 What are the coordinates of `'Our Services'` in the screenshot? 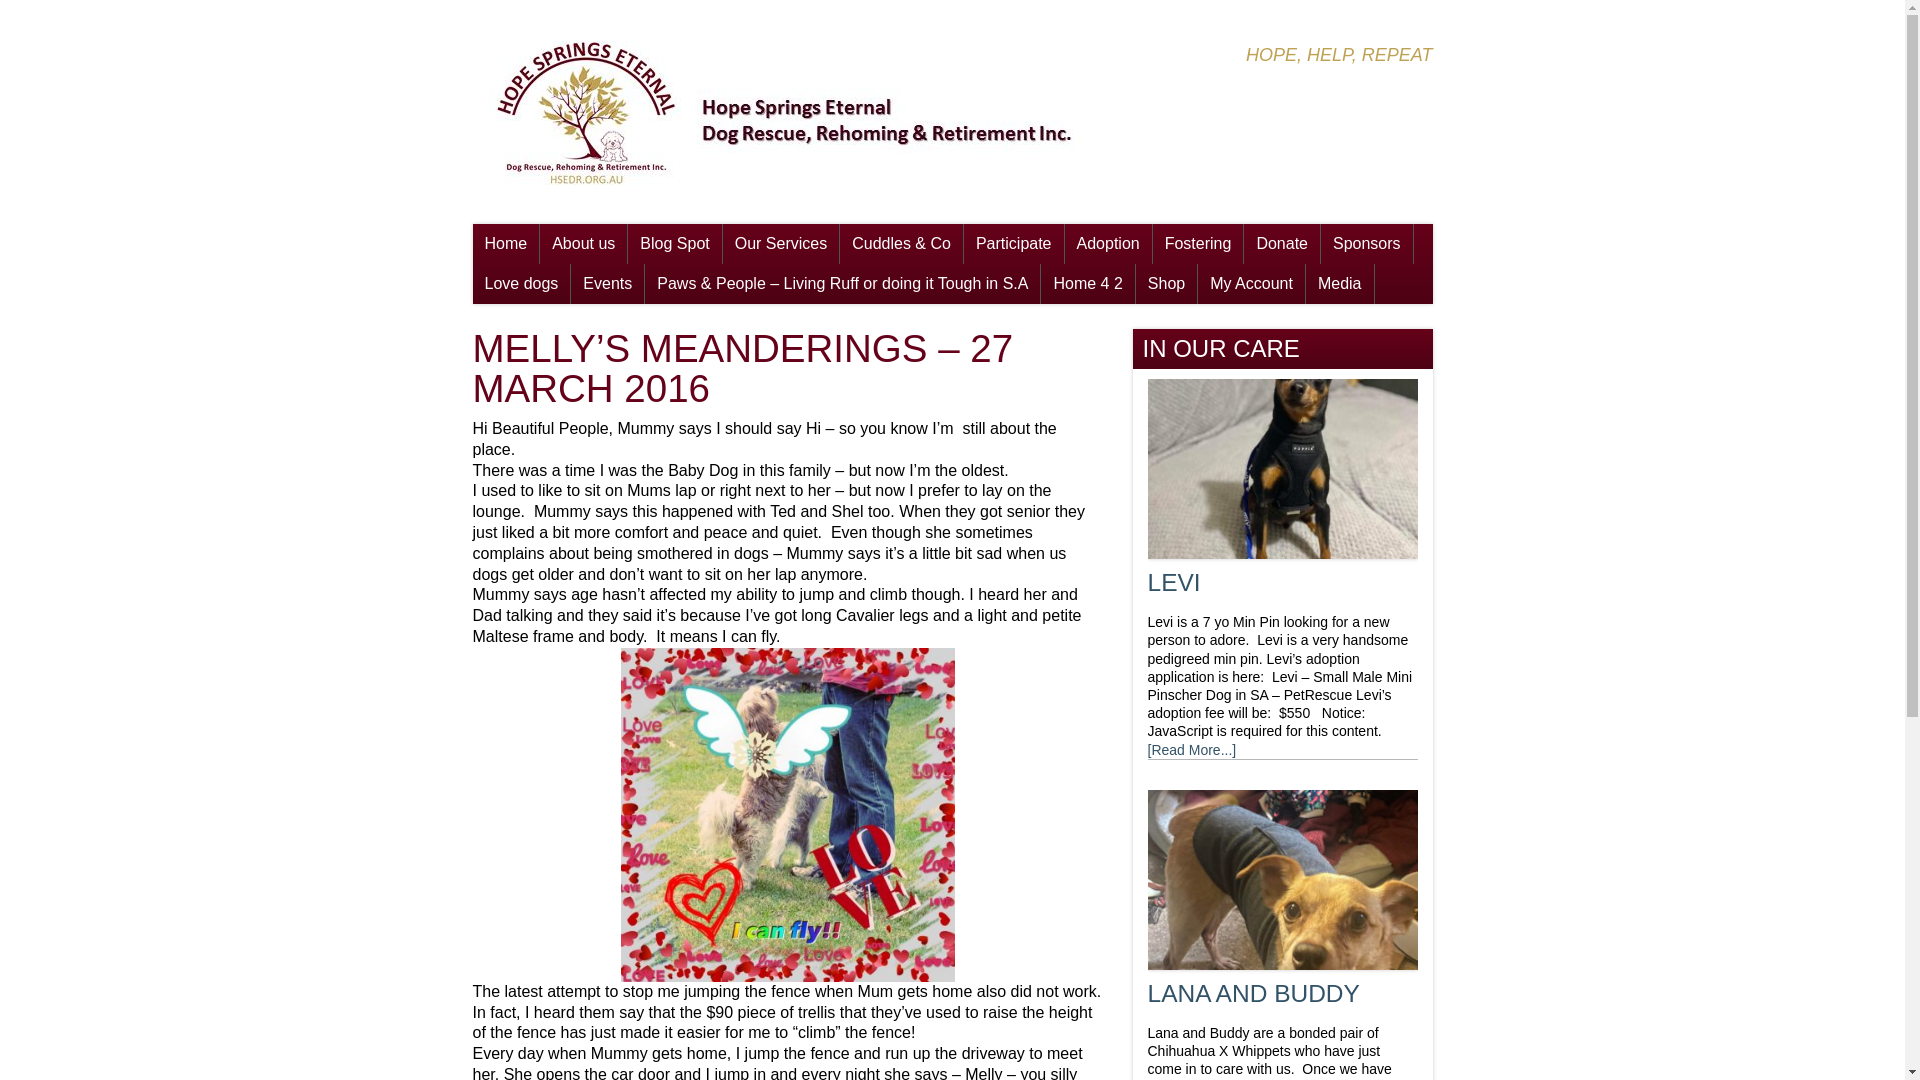 It's located at (780, 242).